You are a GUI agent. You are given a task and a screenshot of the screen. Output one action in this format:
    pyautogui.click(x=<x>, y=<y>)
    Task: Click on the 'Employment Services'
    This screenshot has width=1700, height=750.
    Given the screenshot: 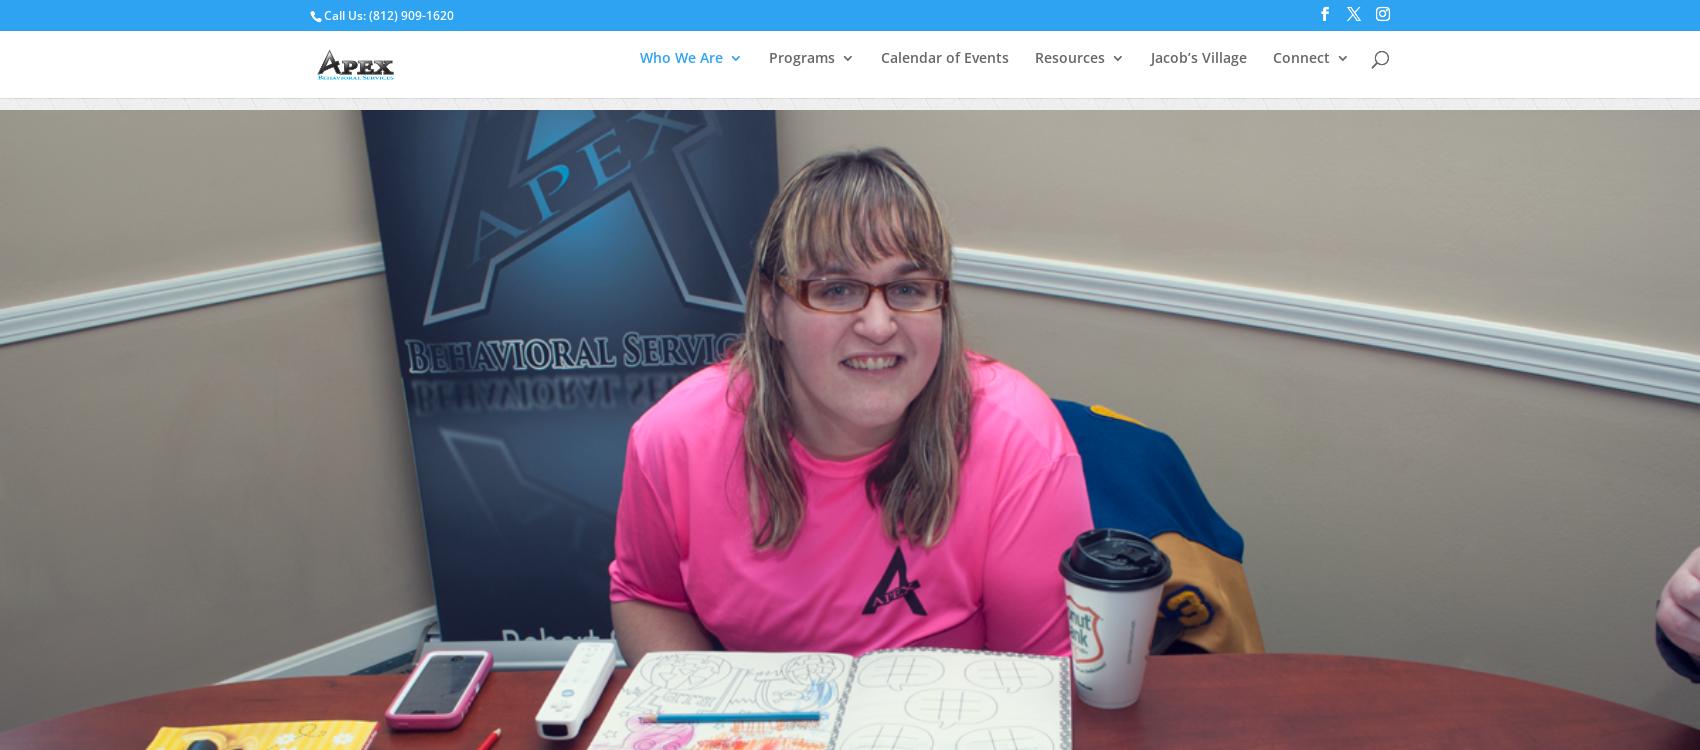 What is the action you would take?
    pyautogui.click(x=902, y=192)
    